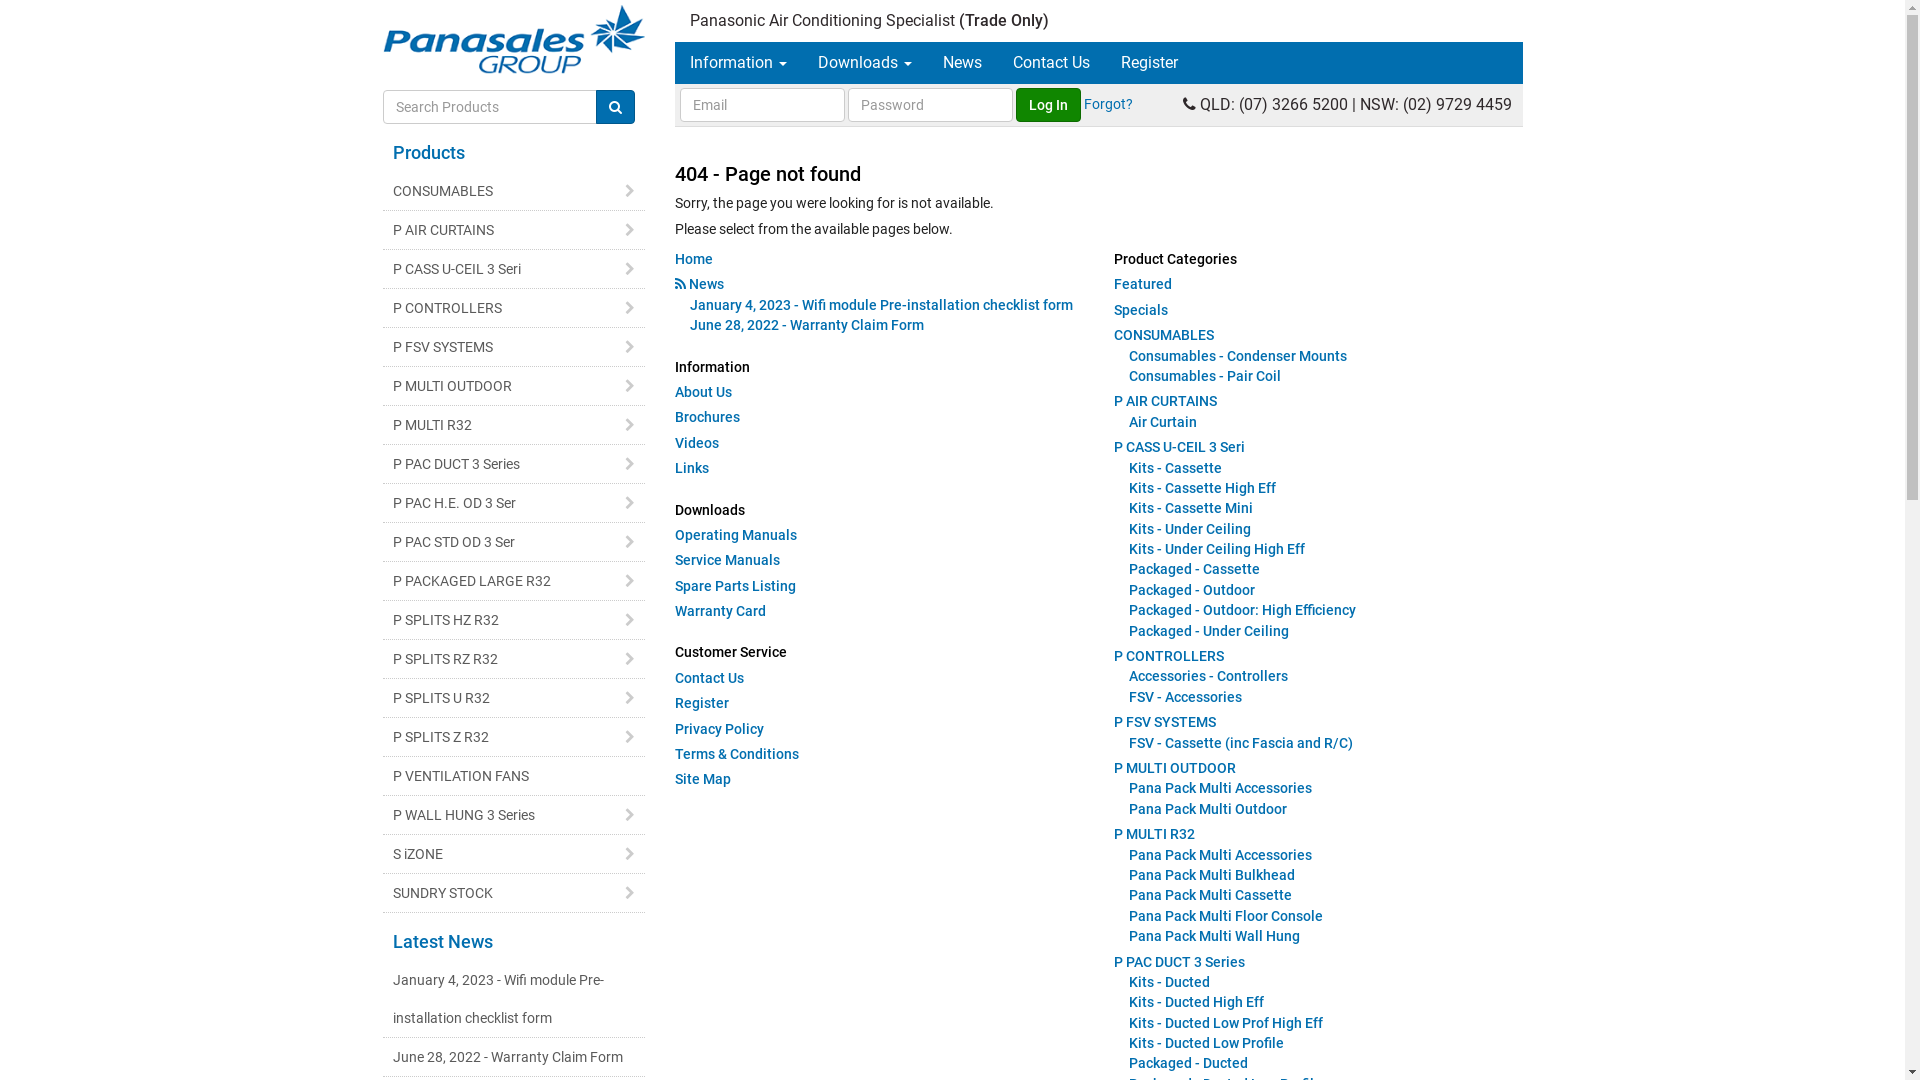 This screenshot has width=1920, height=1080. Describe the element at coordinates (675, 677) in the screenshot. I see `'Contact Us'` at that location.